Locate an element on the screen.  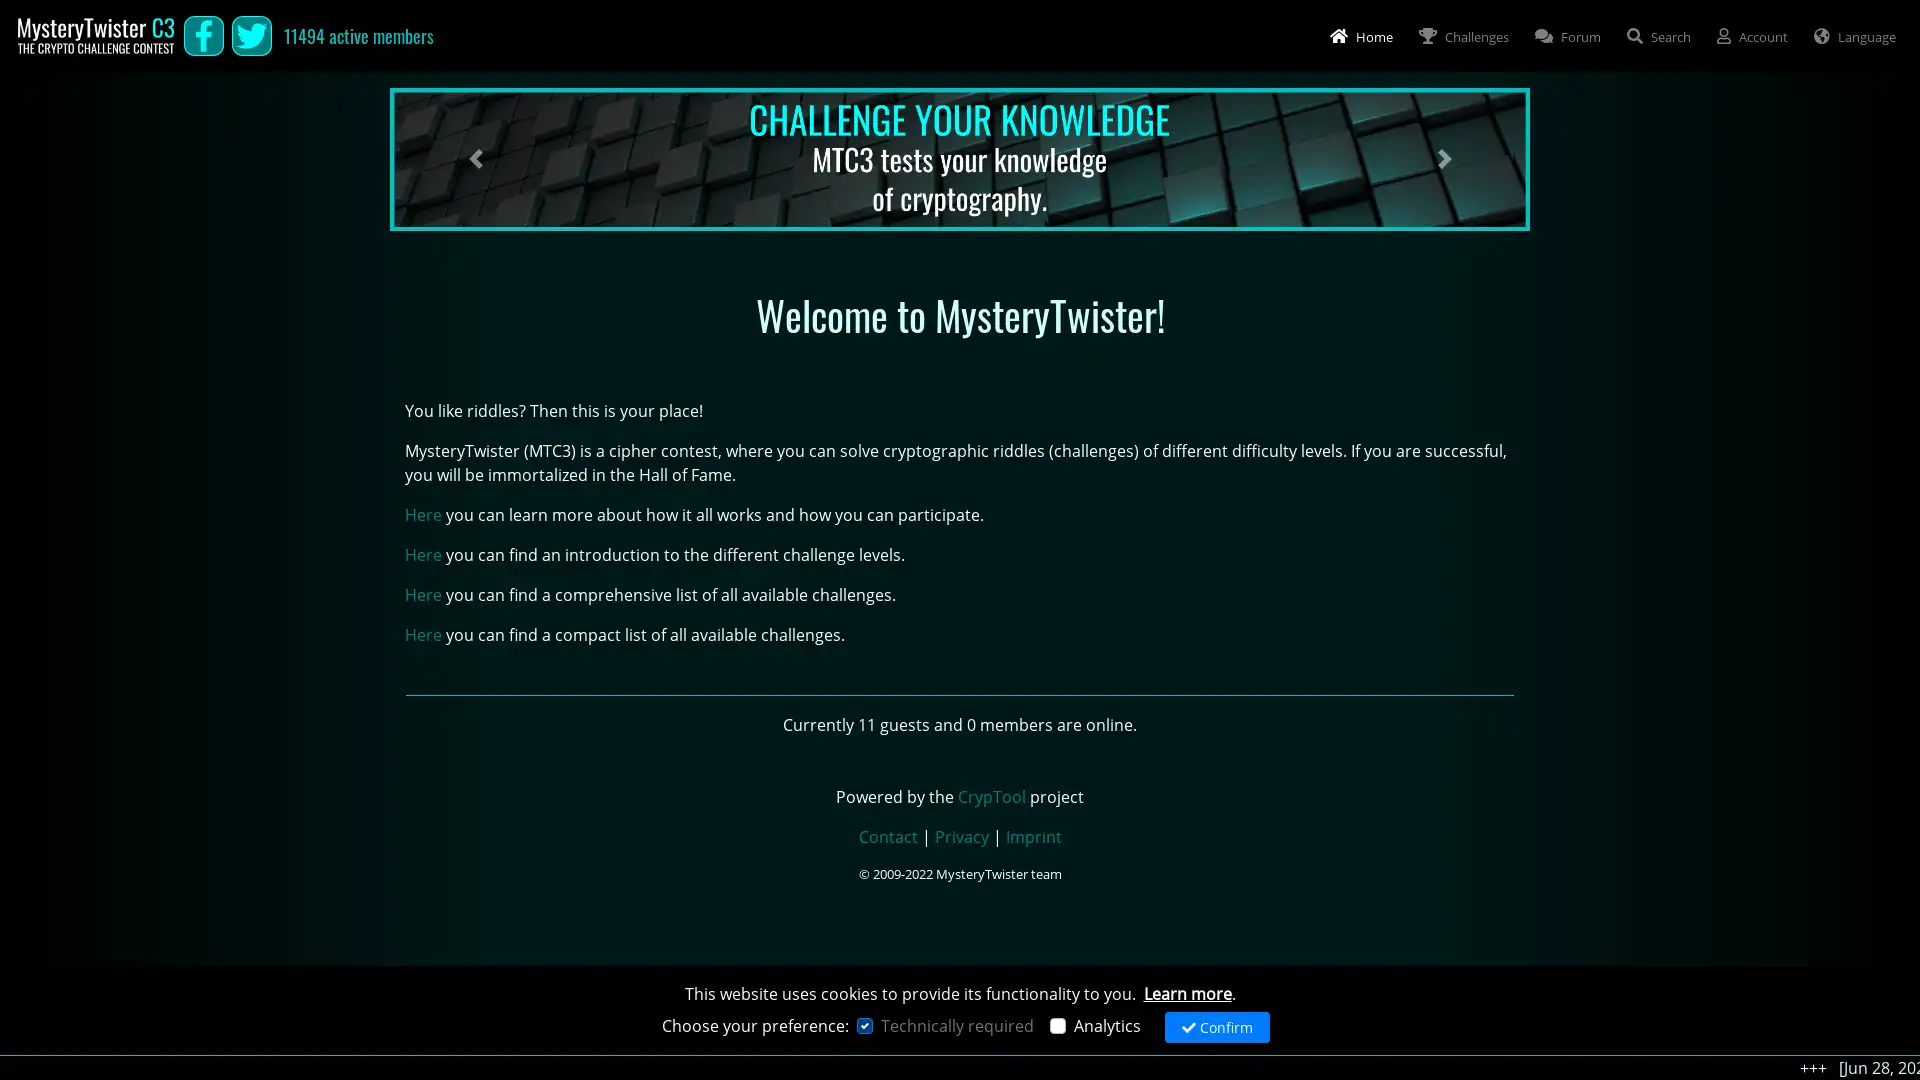
Next is located at coordinates (1444, 157).